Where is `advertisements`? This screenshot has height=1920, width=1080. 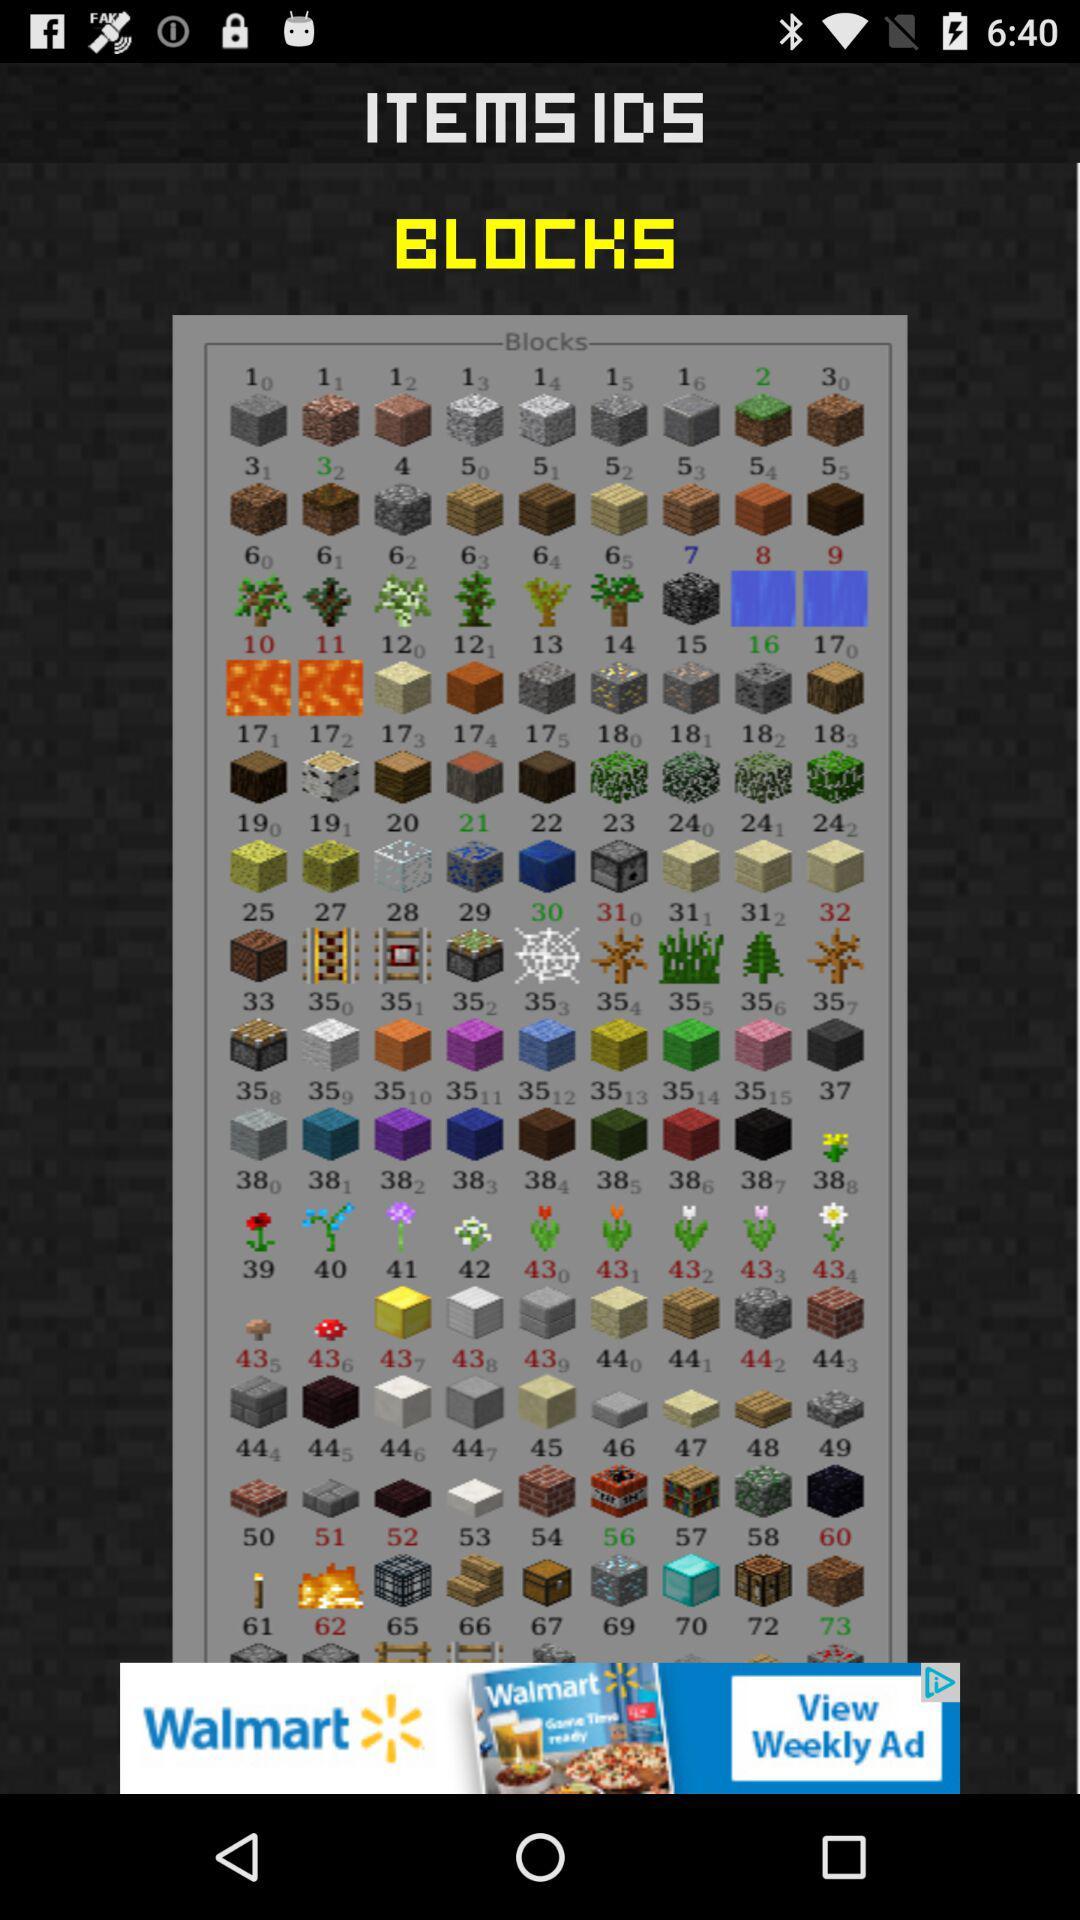 advertisements is located at coordinates (540, 1727).